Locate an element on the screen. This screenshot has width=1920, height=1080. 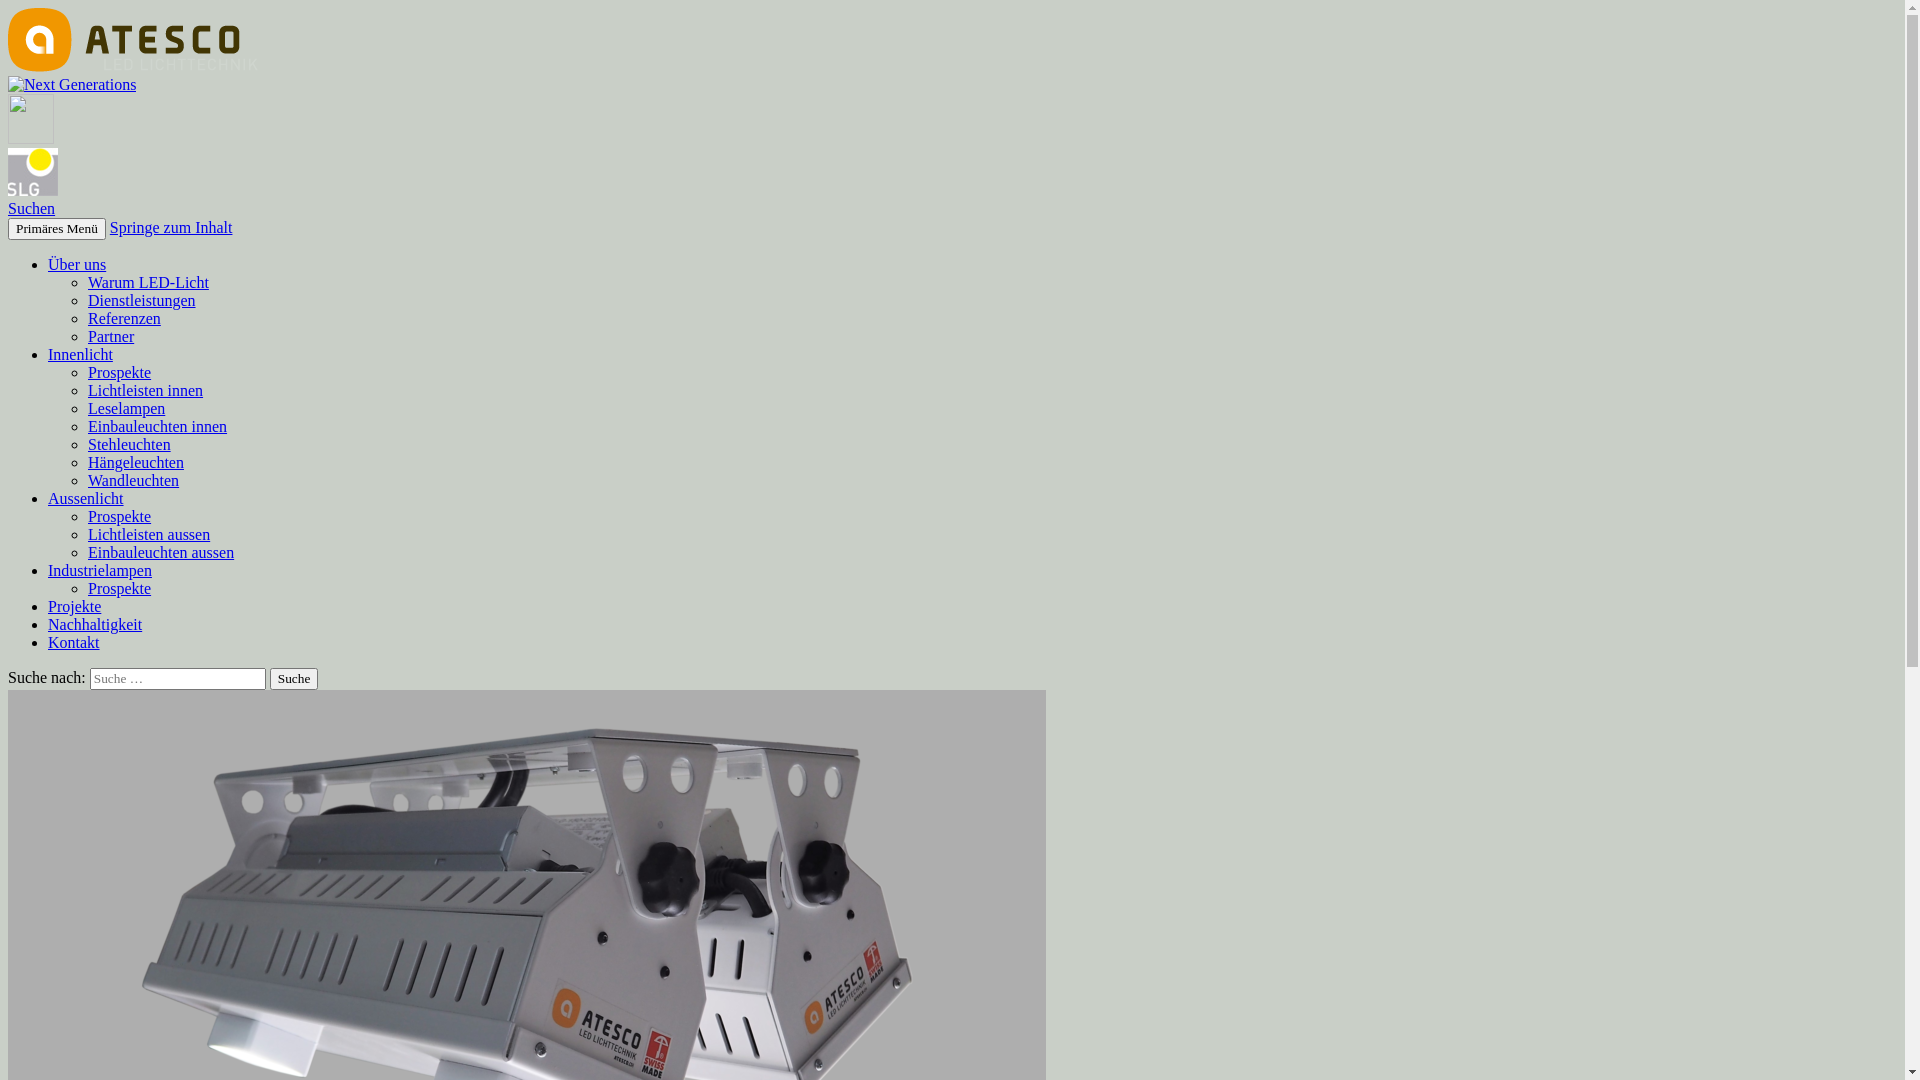
'Springe zum Inhalt' is located at coordinates (171, 226).